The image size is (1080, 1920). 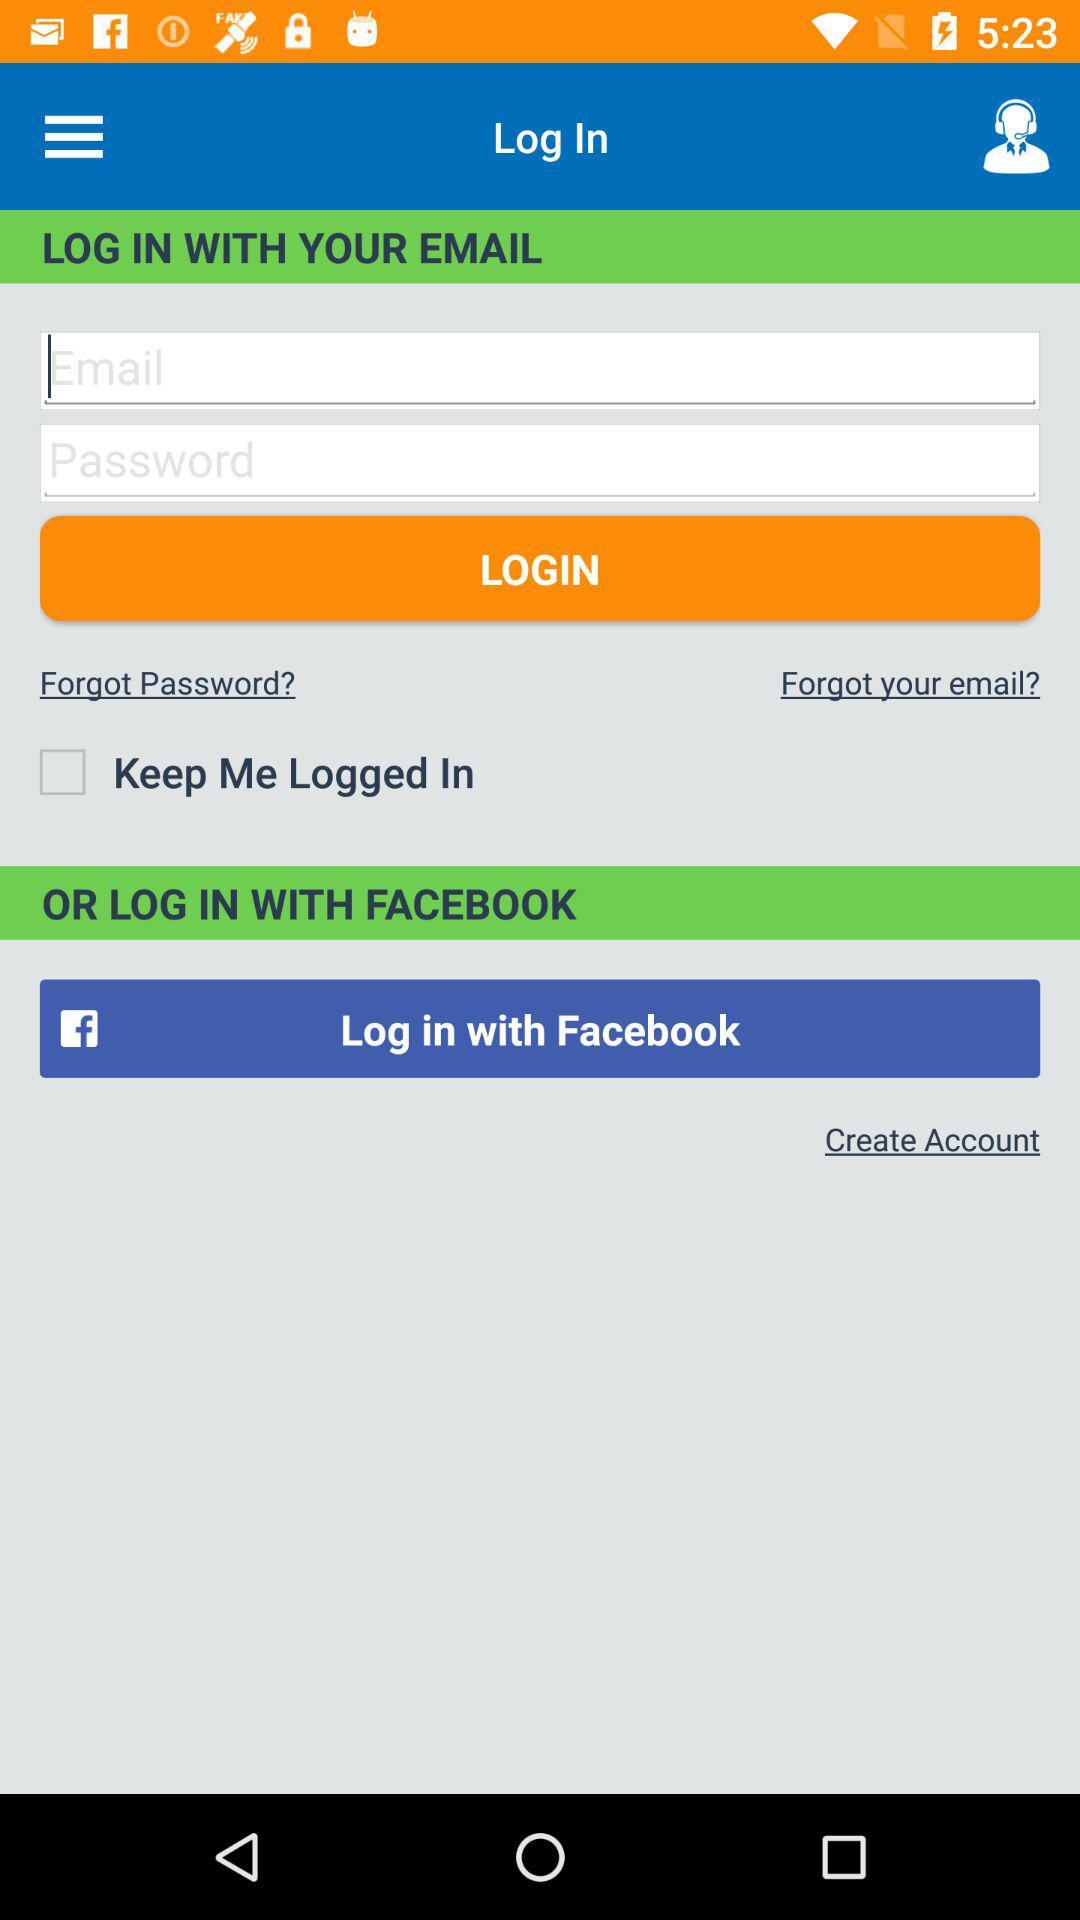 What do you see at coordinates (72, 135) in the screenshot?
I see `icon next to the log in icon` at bounding box center [72, 135].